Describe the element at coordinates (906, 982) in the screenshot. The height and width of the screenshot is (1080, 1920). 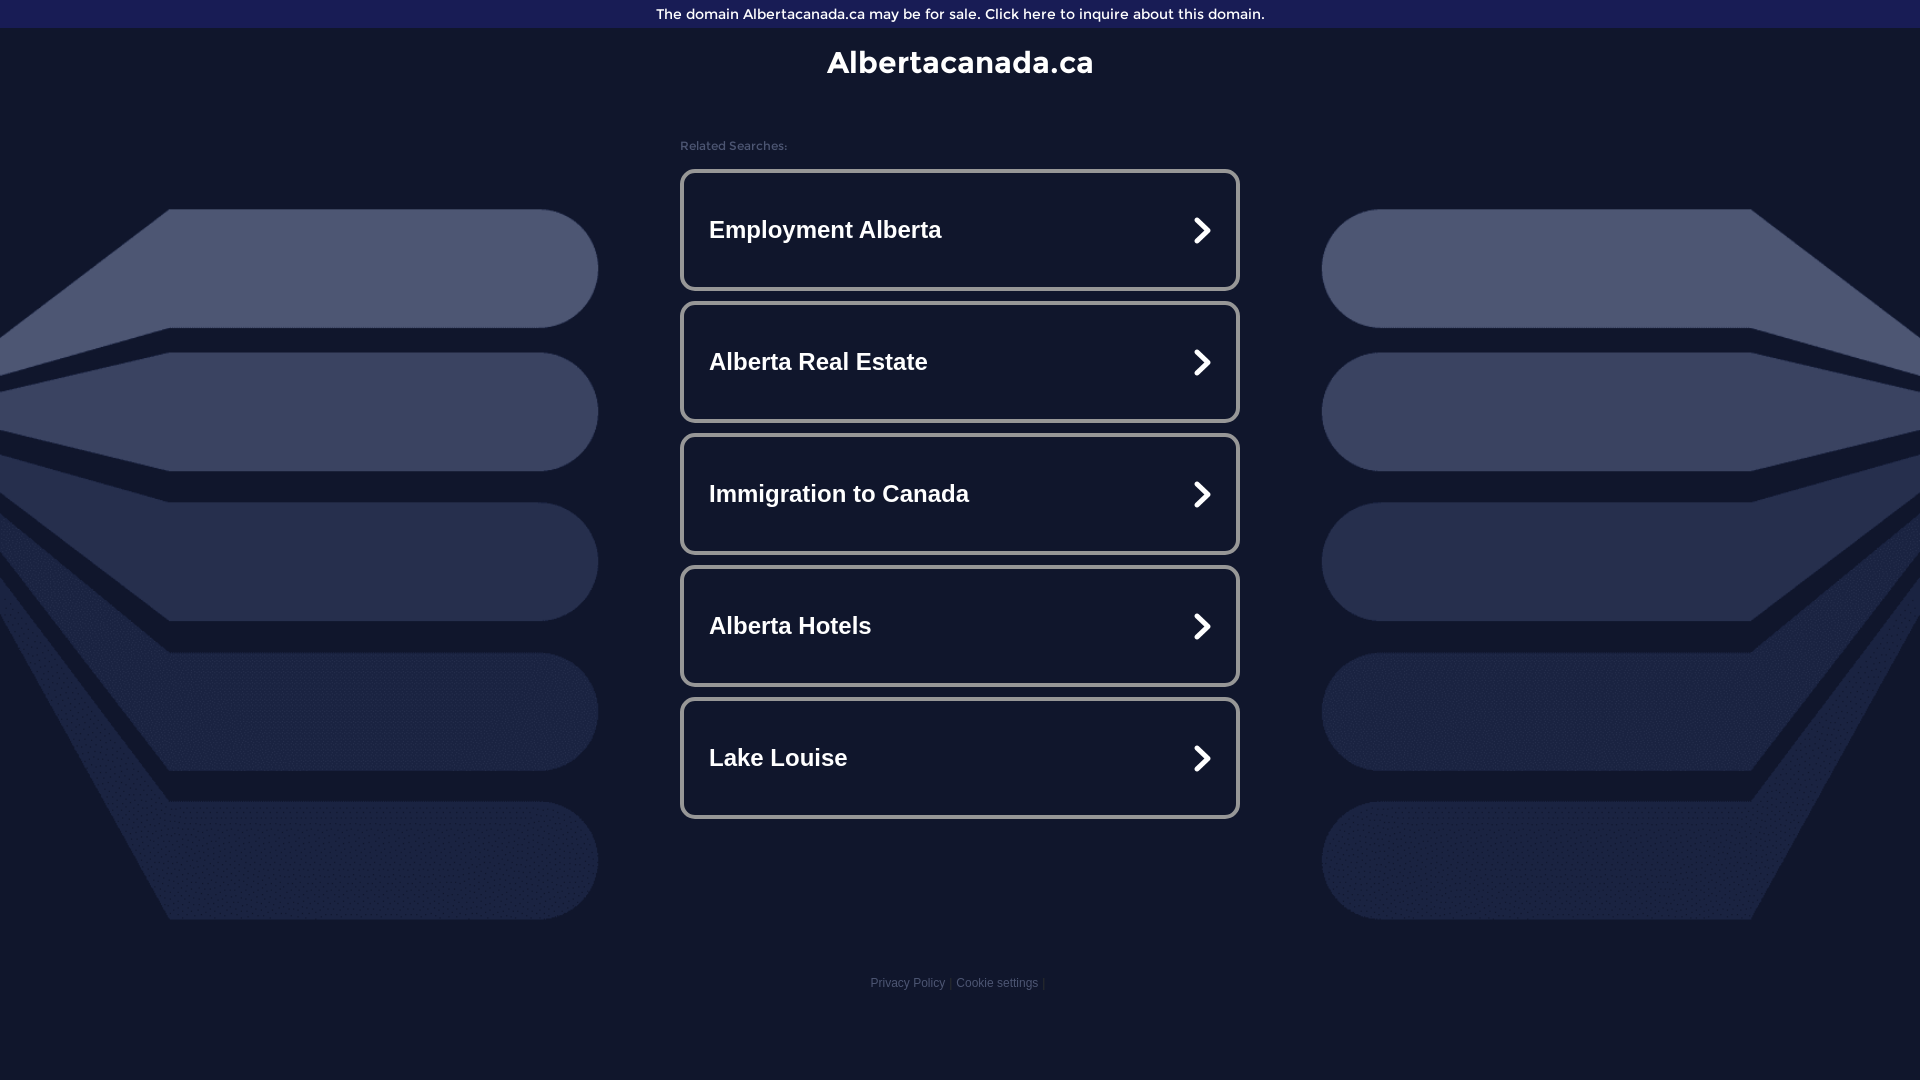
I see `'Privacy Policy'` at that location.